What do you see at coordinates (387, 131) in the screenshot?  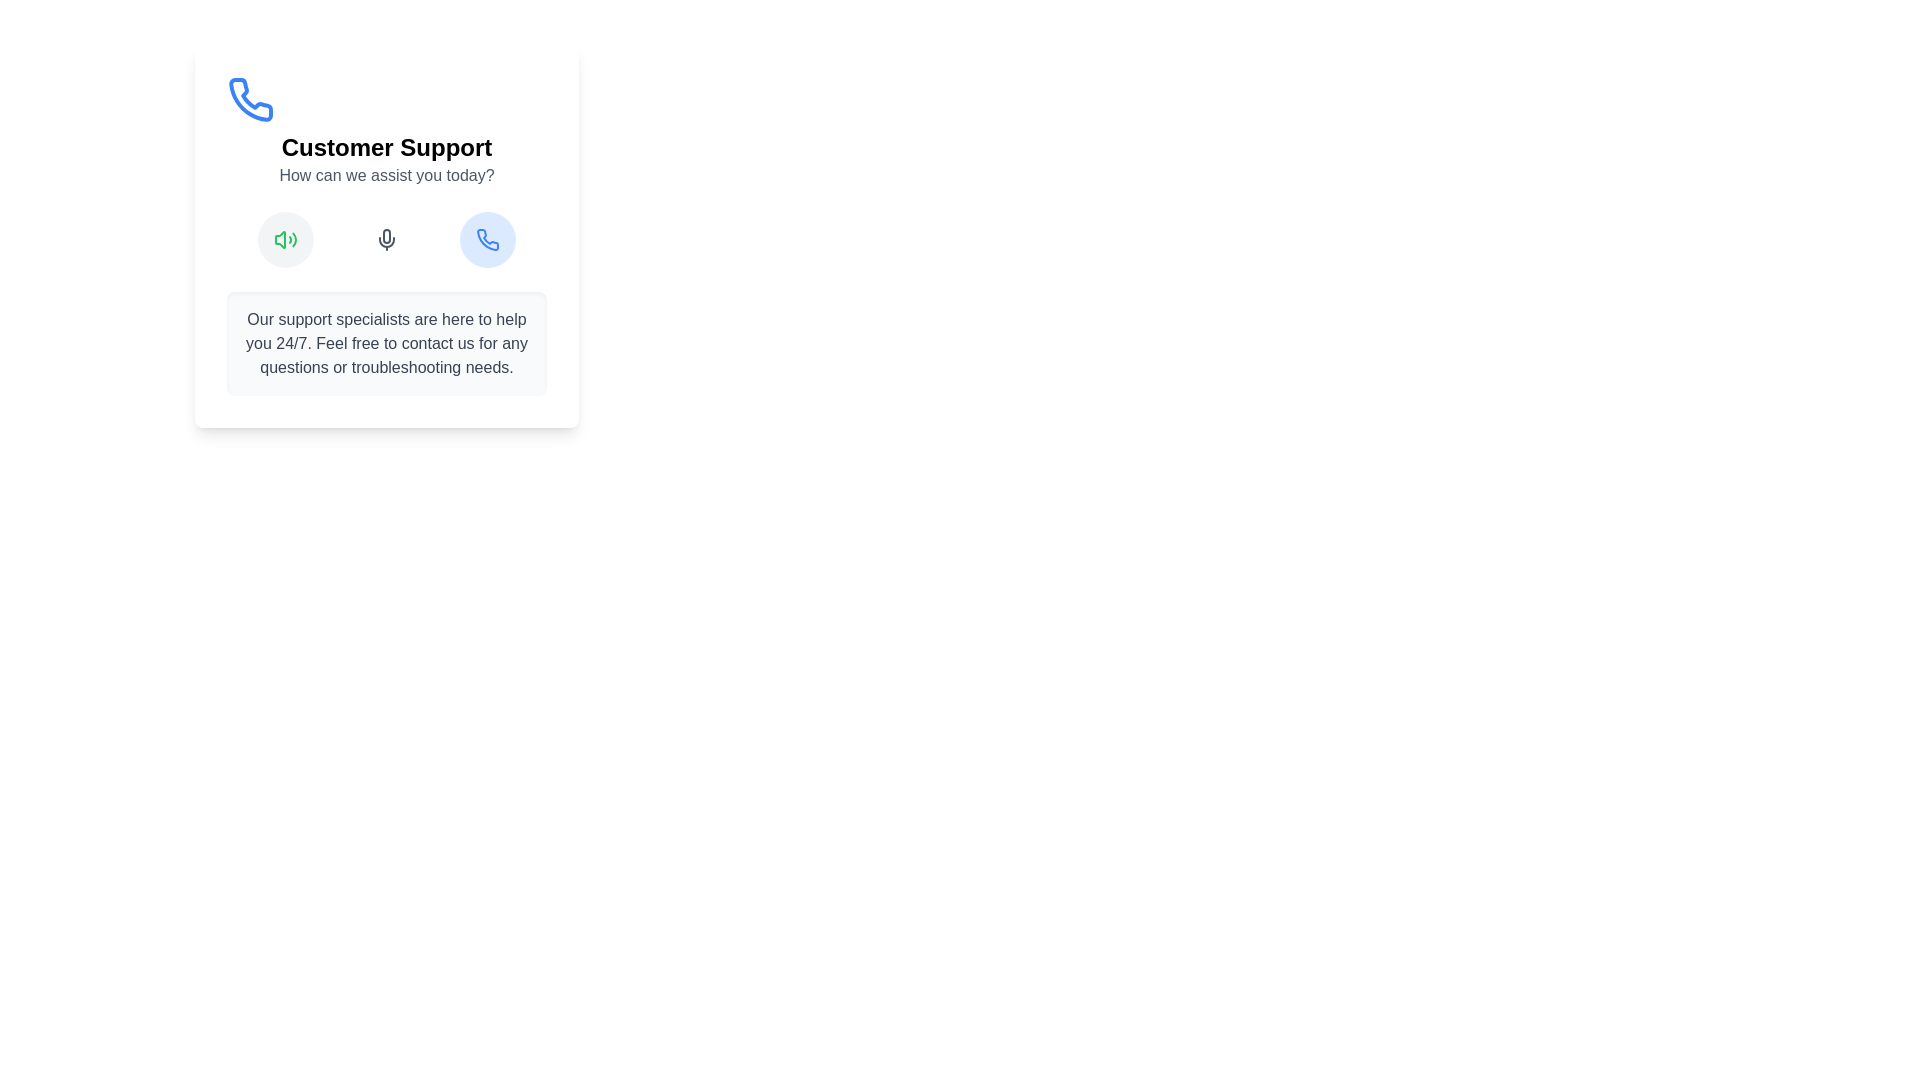 I see `the Text Section that serves as the header for the customer support section, which provides an introductory message to guide users in accessing help or support` at bounding box center [387, 131].